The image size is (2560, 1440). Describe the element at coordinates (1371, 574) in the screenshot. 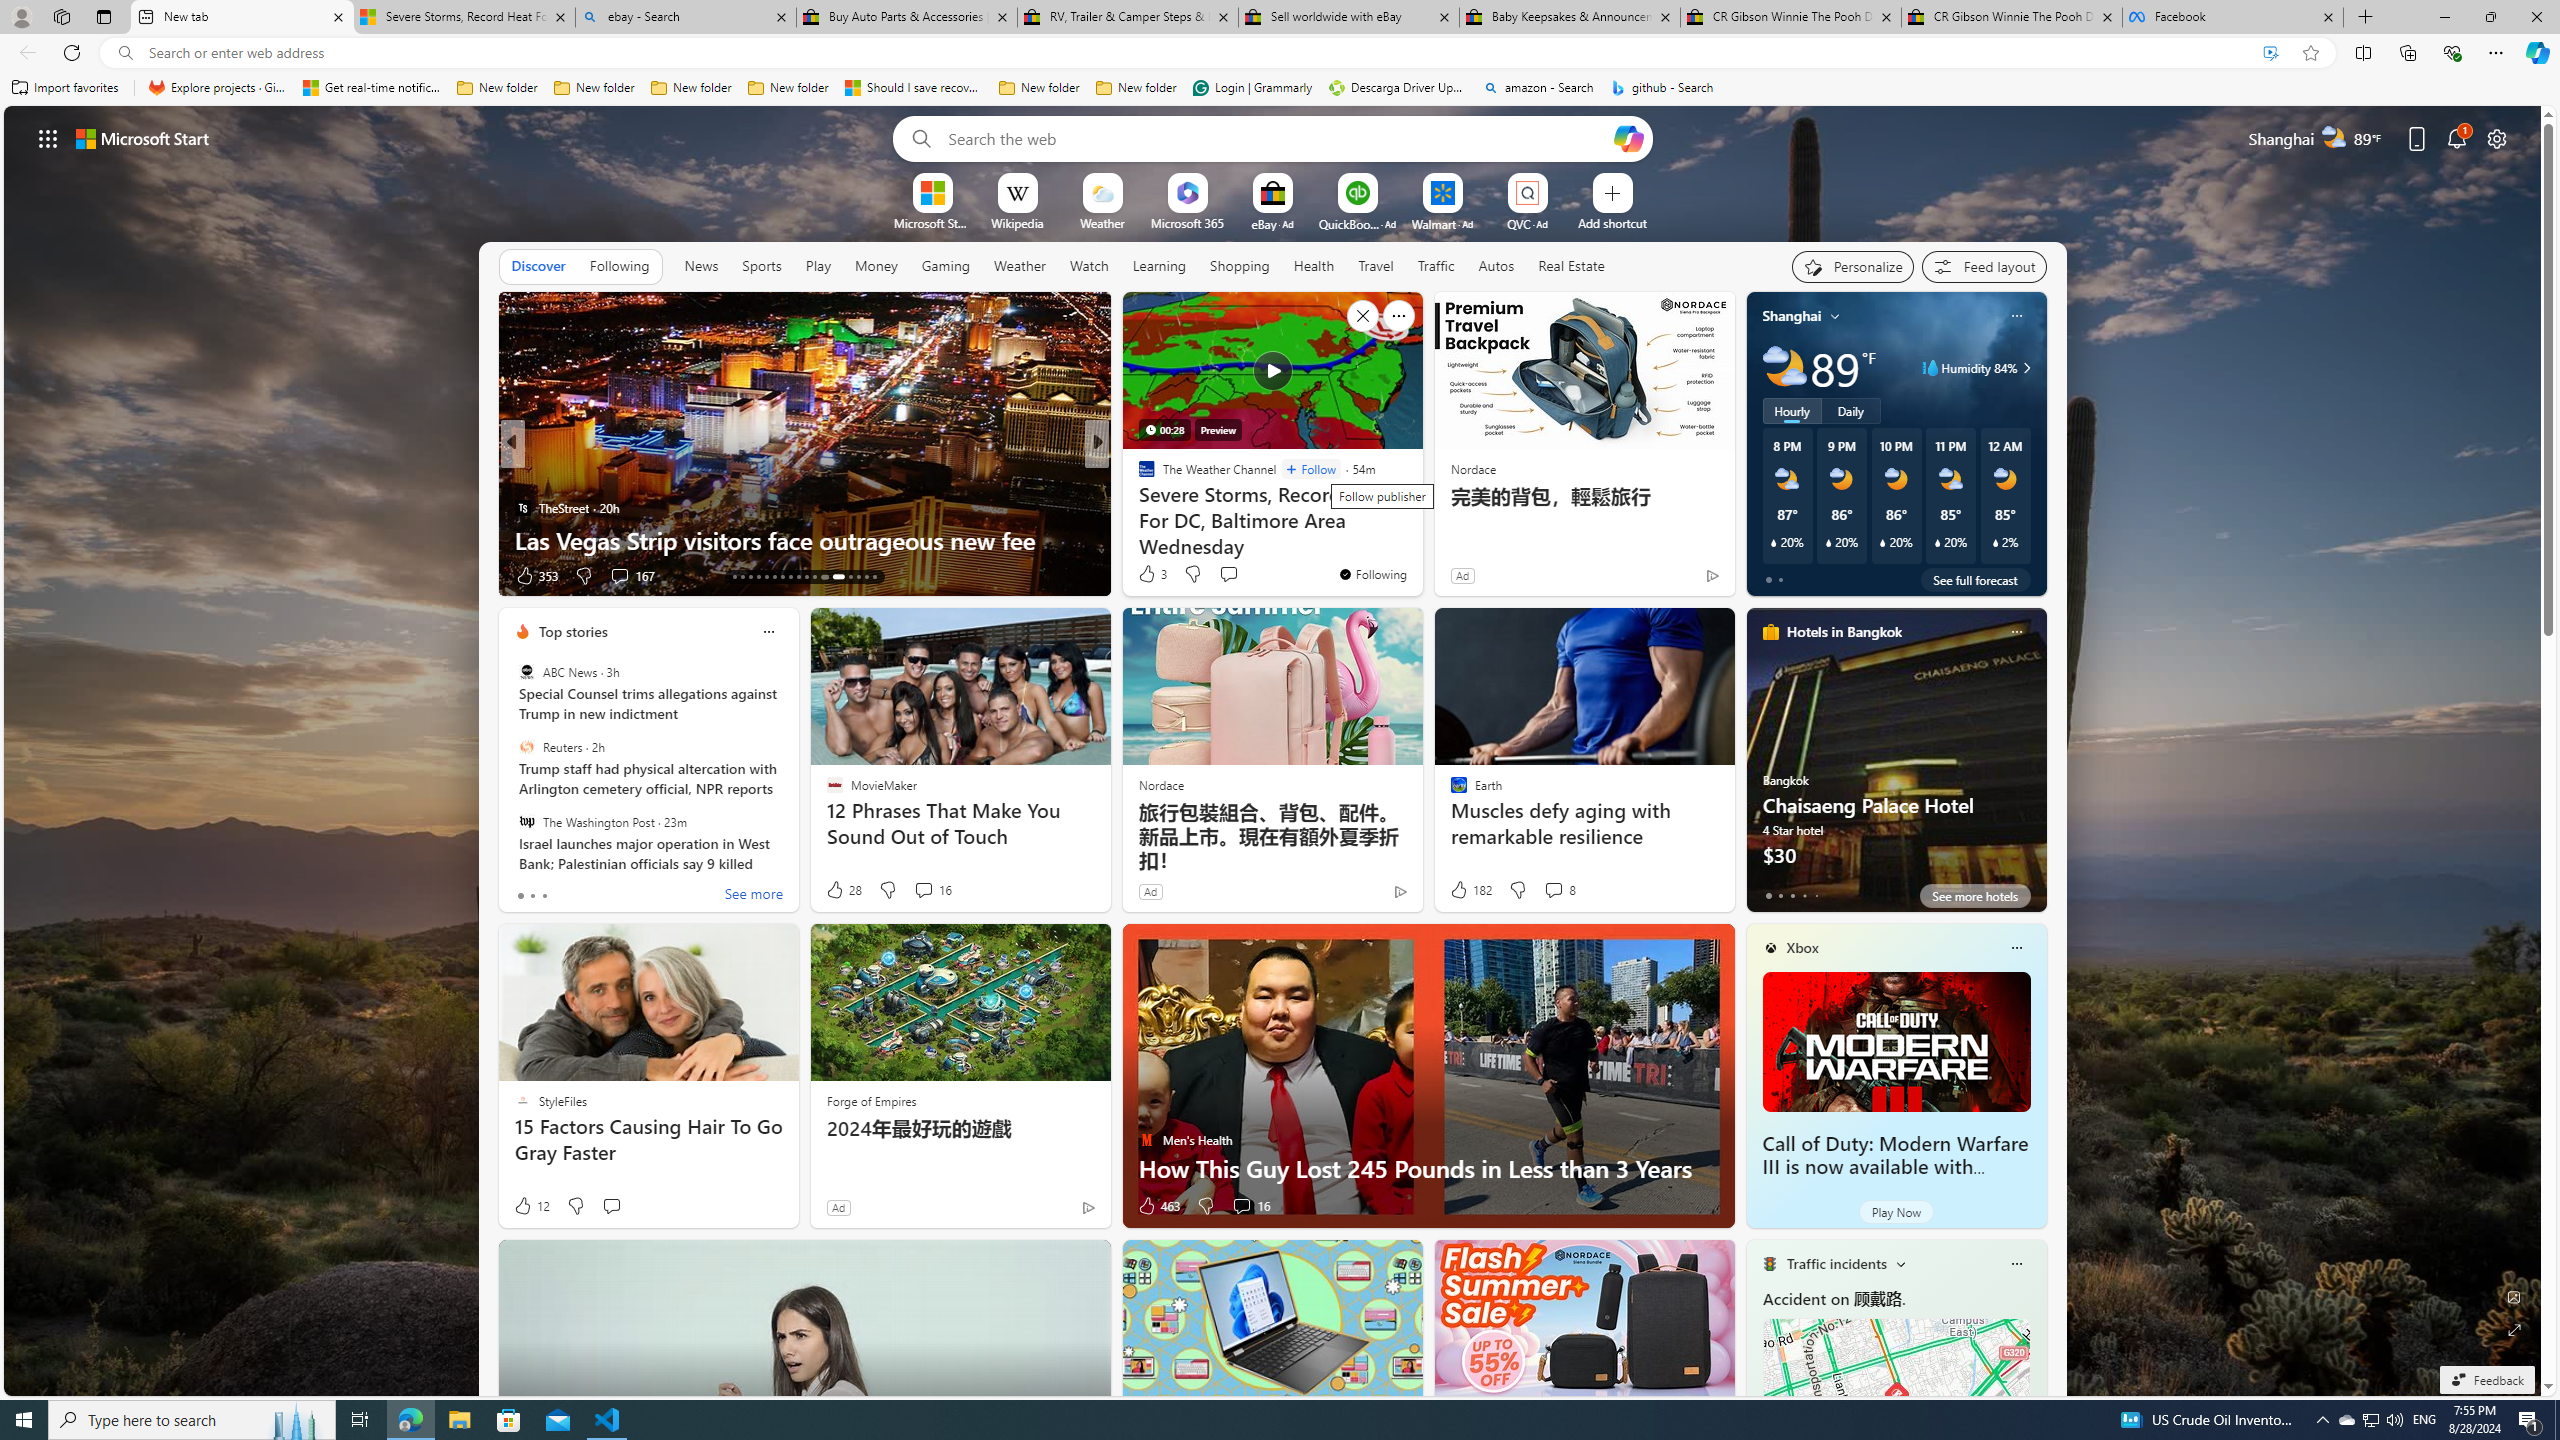

I see `'You'` at that location.